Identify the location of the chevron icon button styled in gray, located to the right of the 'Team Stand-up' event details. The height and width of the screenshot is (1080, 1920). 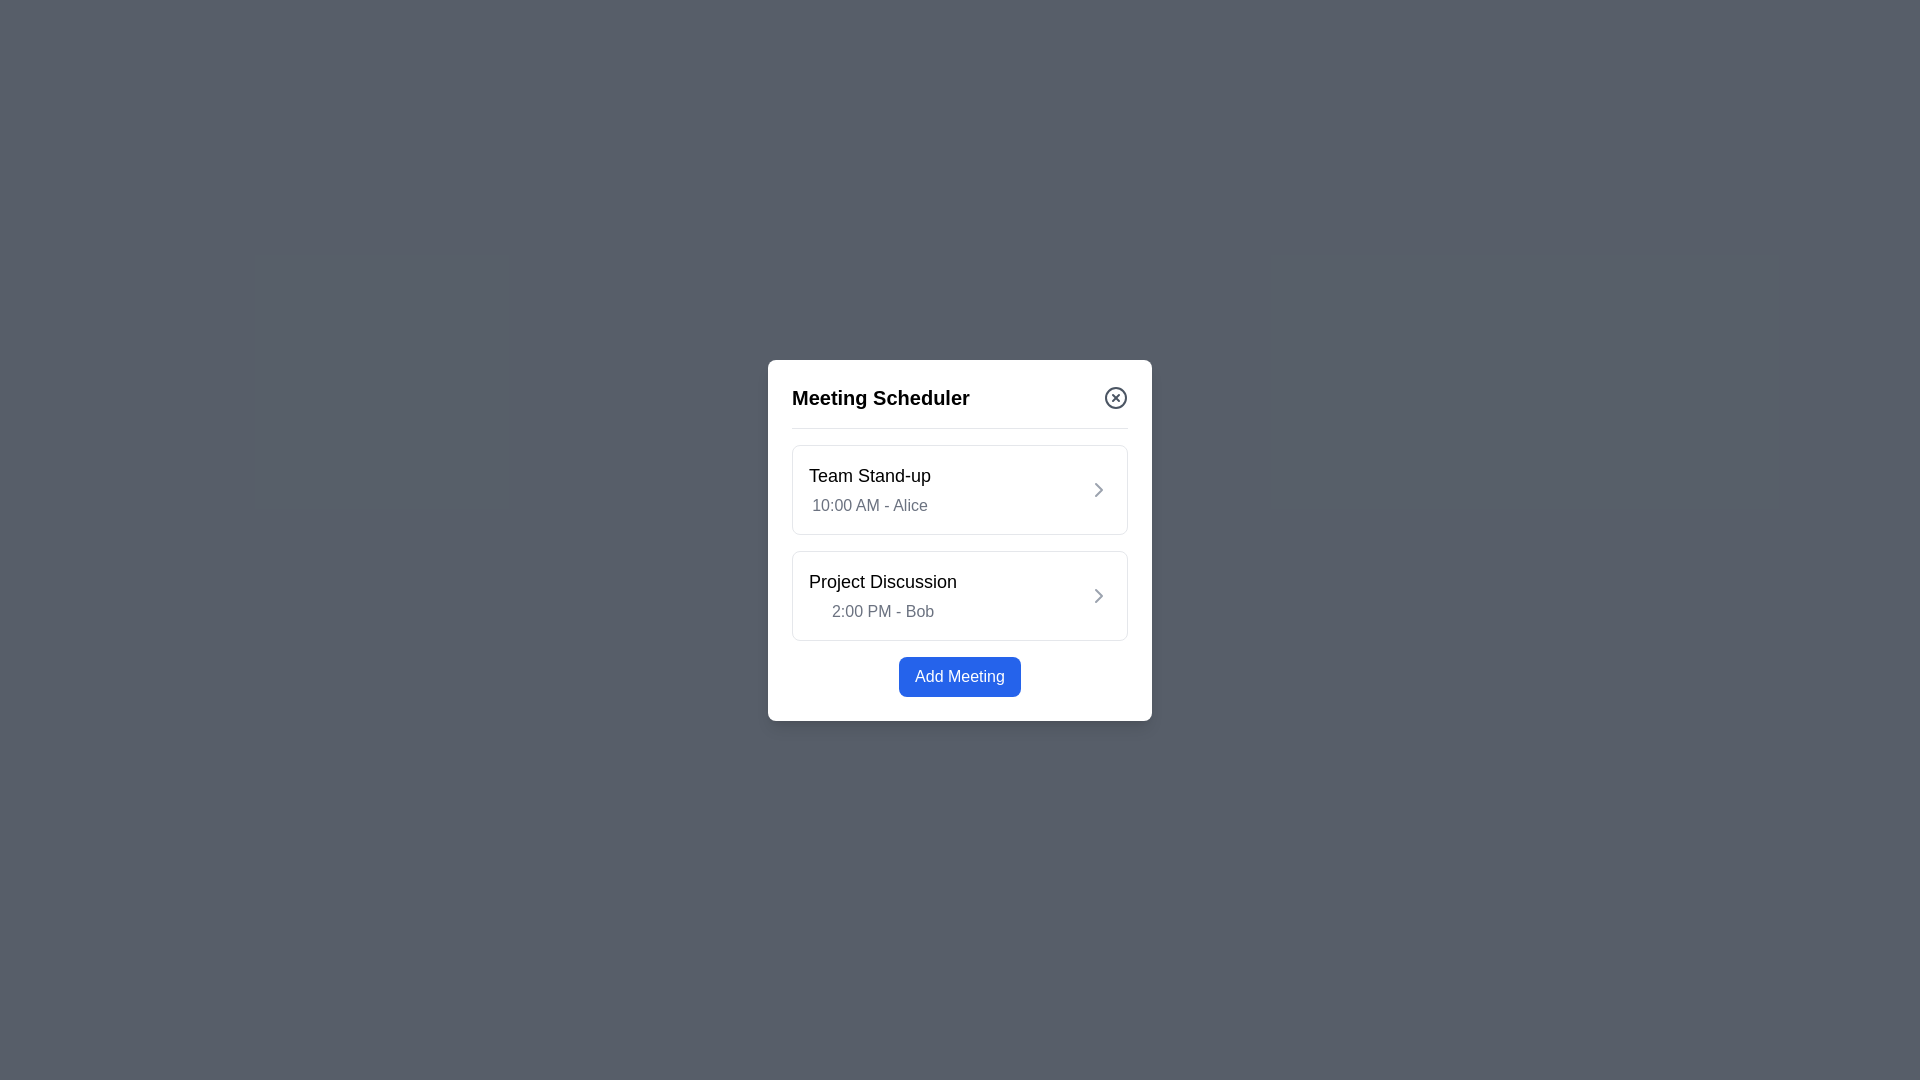
(1098, 489).